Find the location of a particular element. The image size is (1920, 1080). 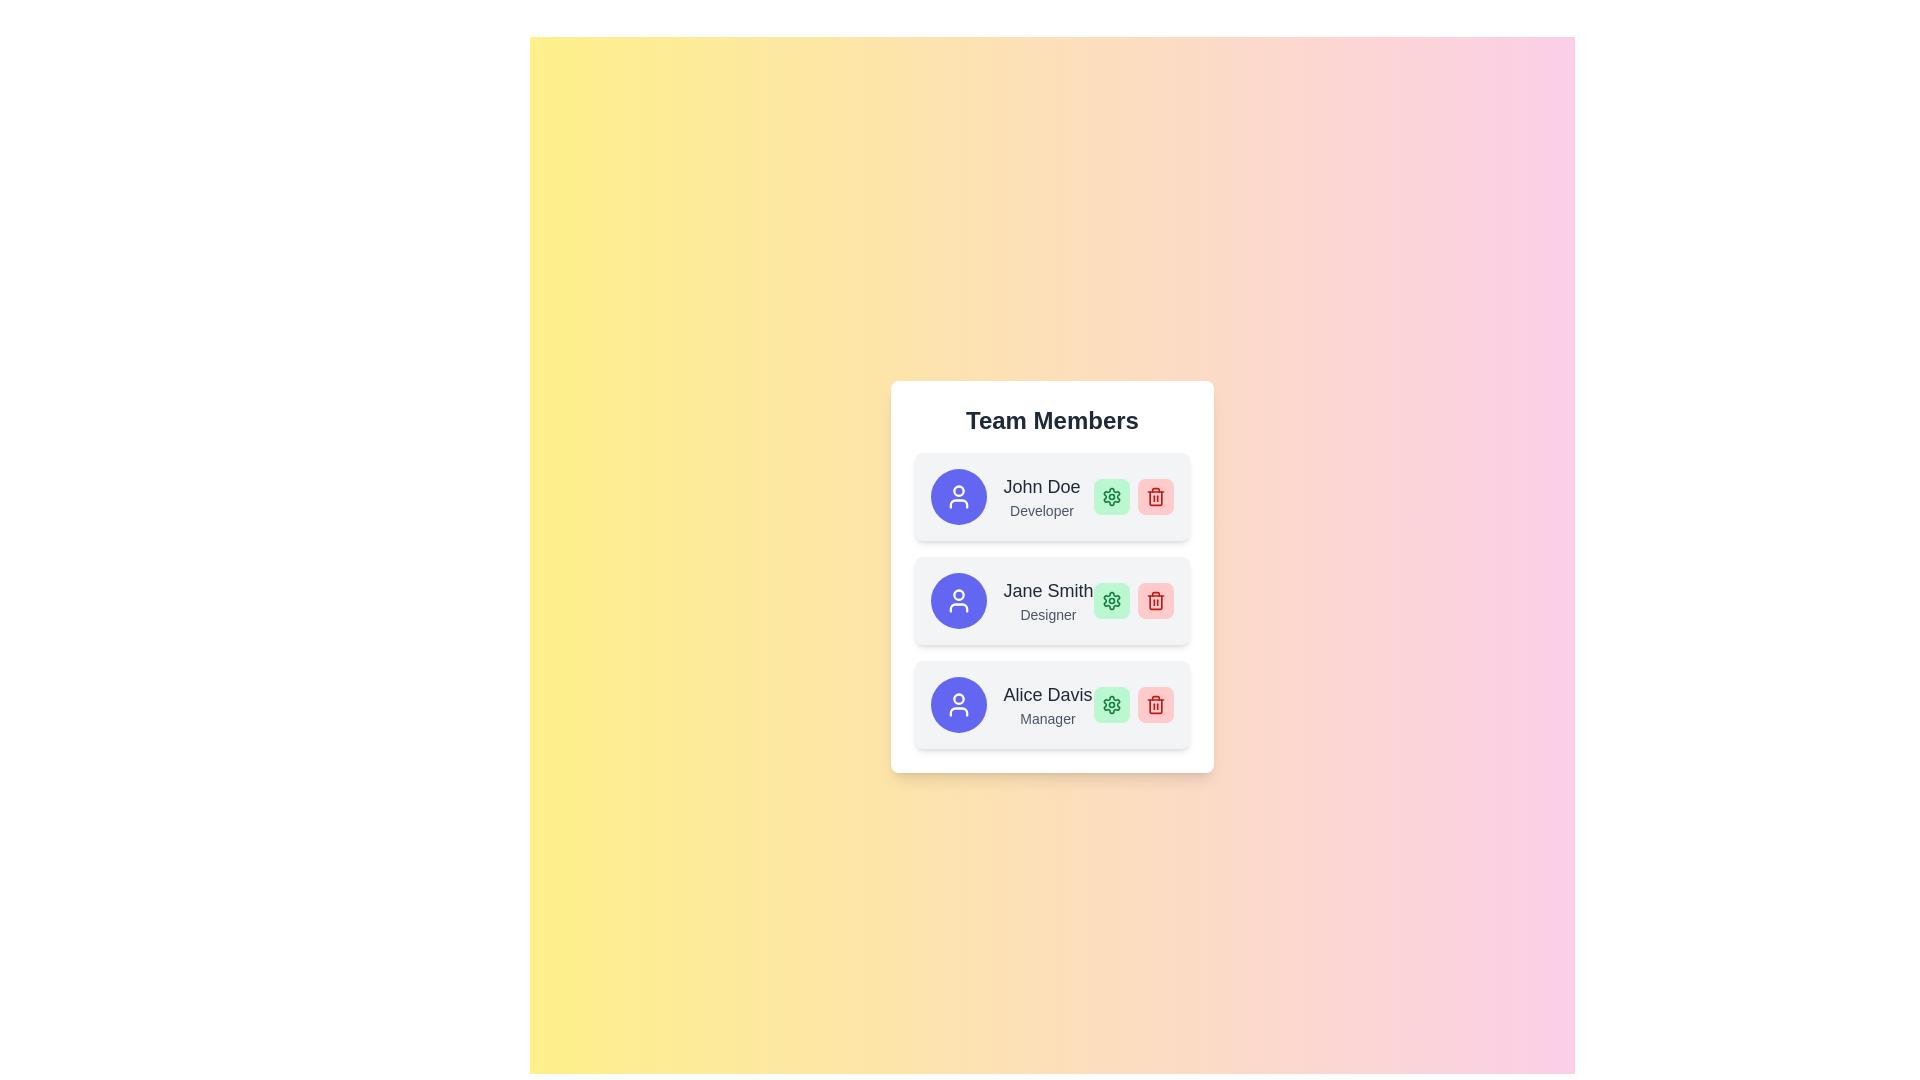

the delete button with an icon located to the right of the 'John Doe' entry in the team members list is located at coordinates (1155, 496).